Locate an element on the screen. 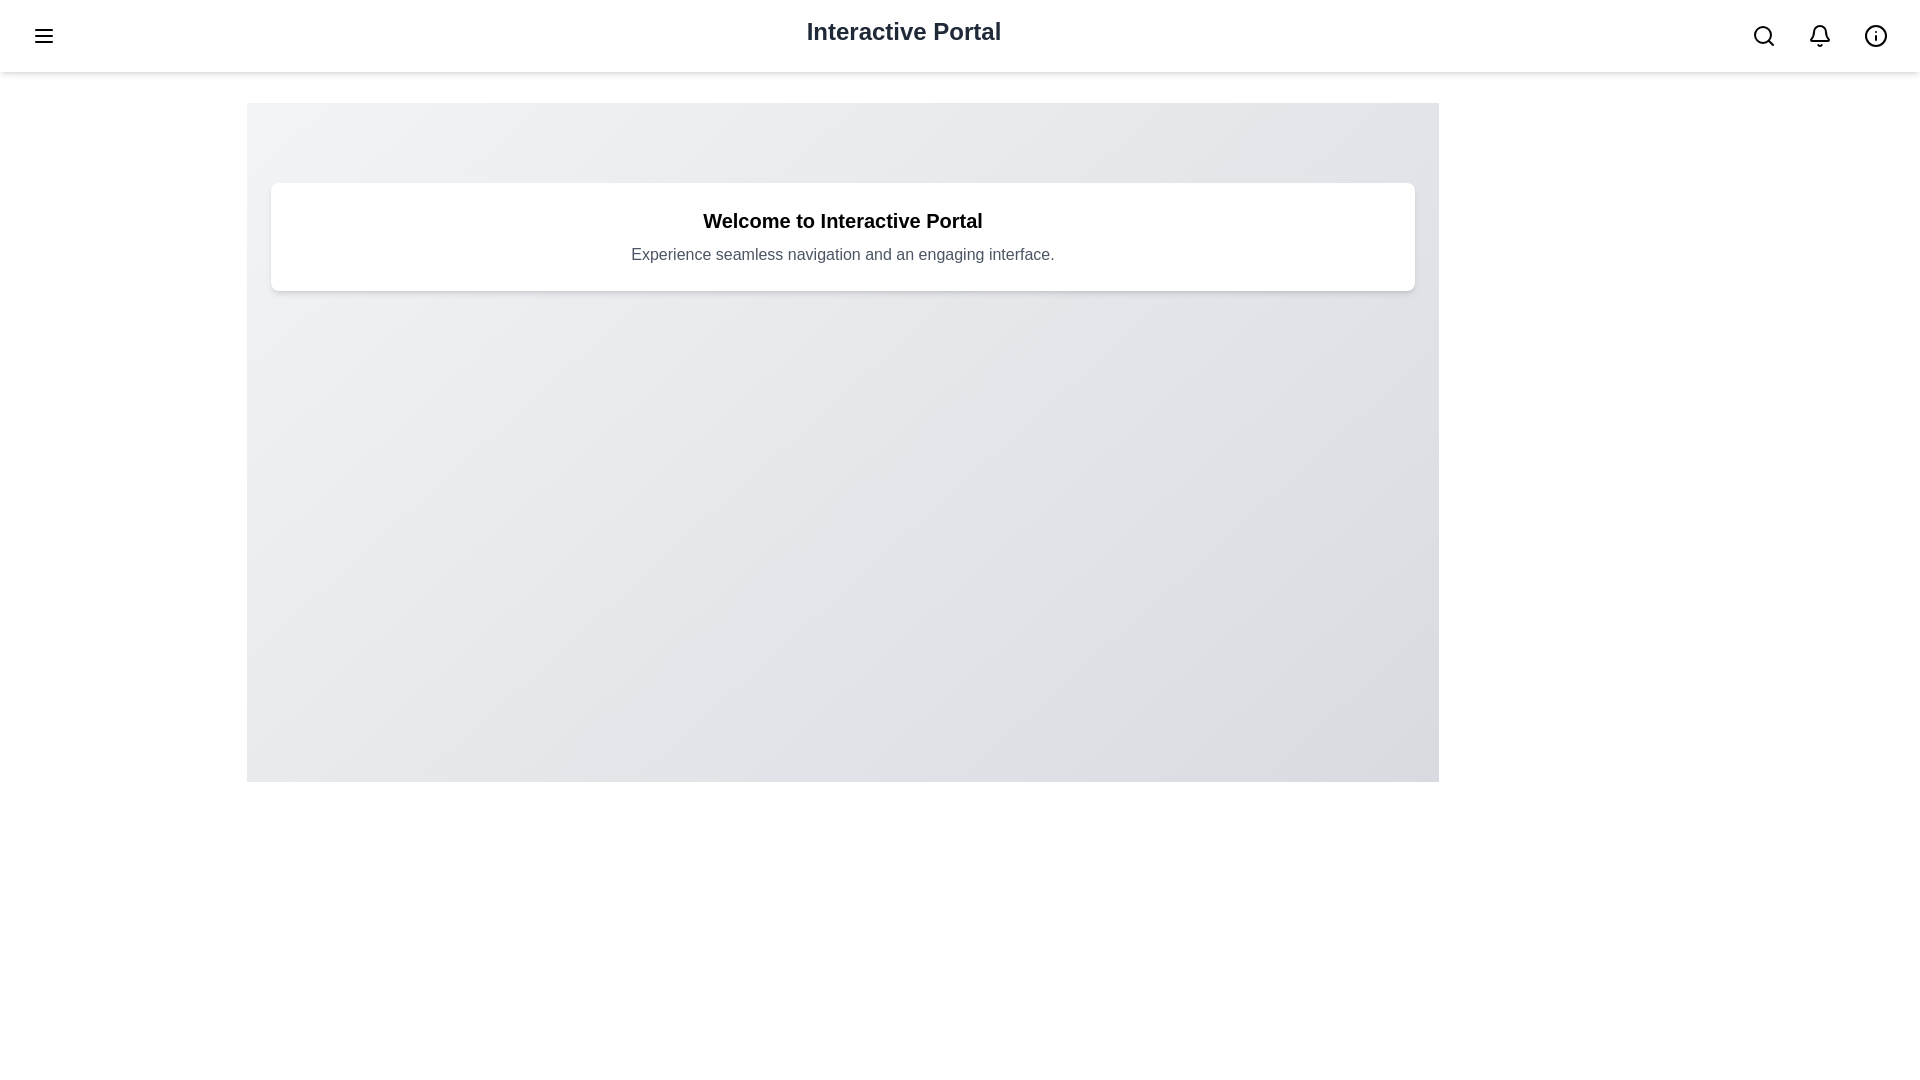 Image resolution: width=1920 pixels, height=1080 pixels. the Menu button in the navigation bar is located at coordinates (43, 35).